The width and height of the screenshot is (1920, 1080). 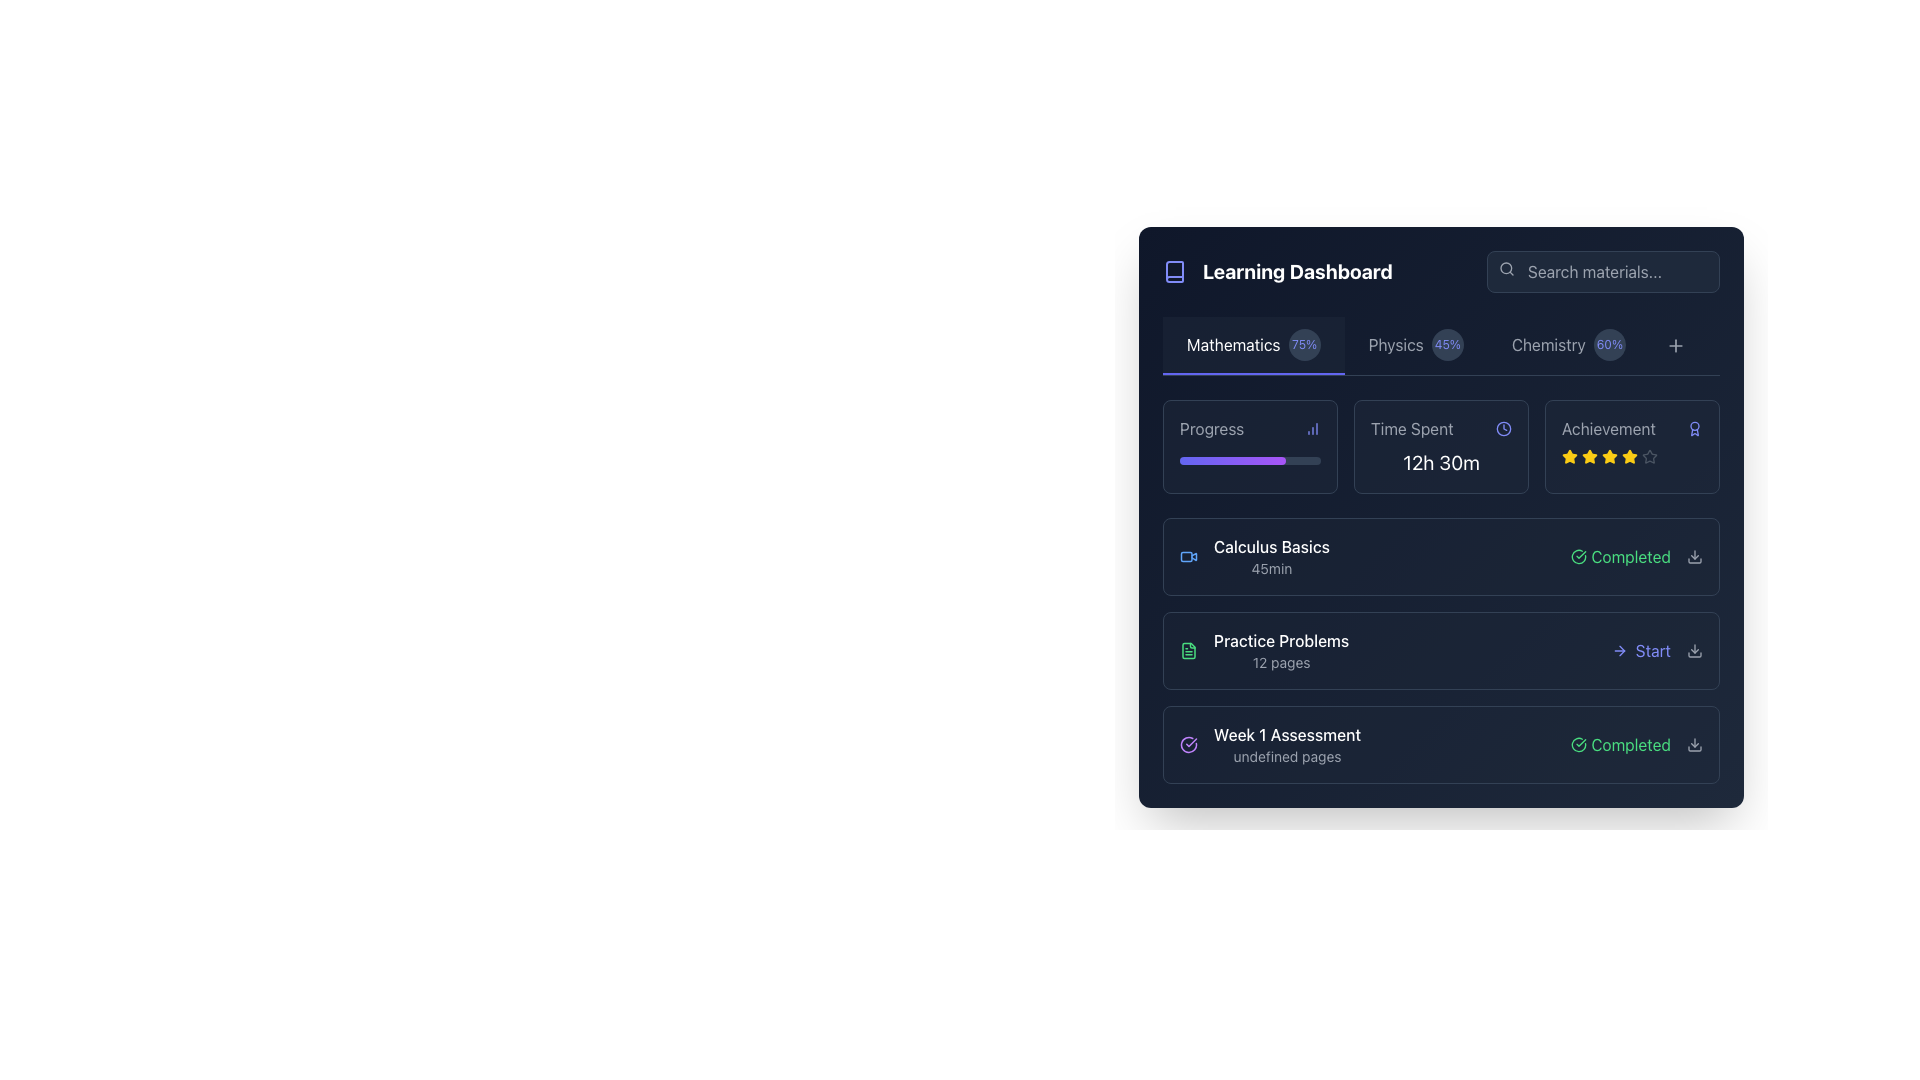 I want to click on the sixth unselected star in the star rating system within the 'Achievement' section, so click(x=1650, y=456).